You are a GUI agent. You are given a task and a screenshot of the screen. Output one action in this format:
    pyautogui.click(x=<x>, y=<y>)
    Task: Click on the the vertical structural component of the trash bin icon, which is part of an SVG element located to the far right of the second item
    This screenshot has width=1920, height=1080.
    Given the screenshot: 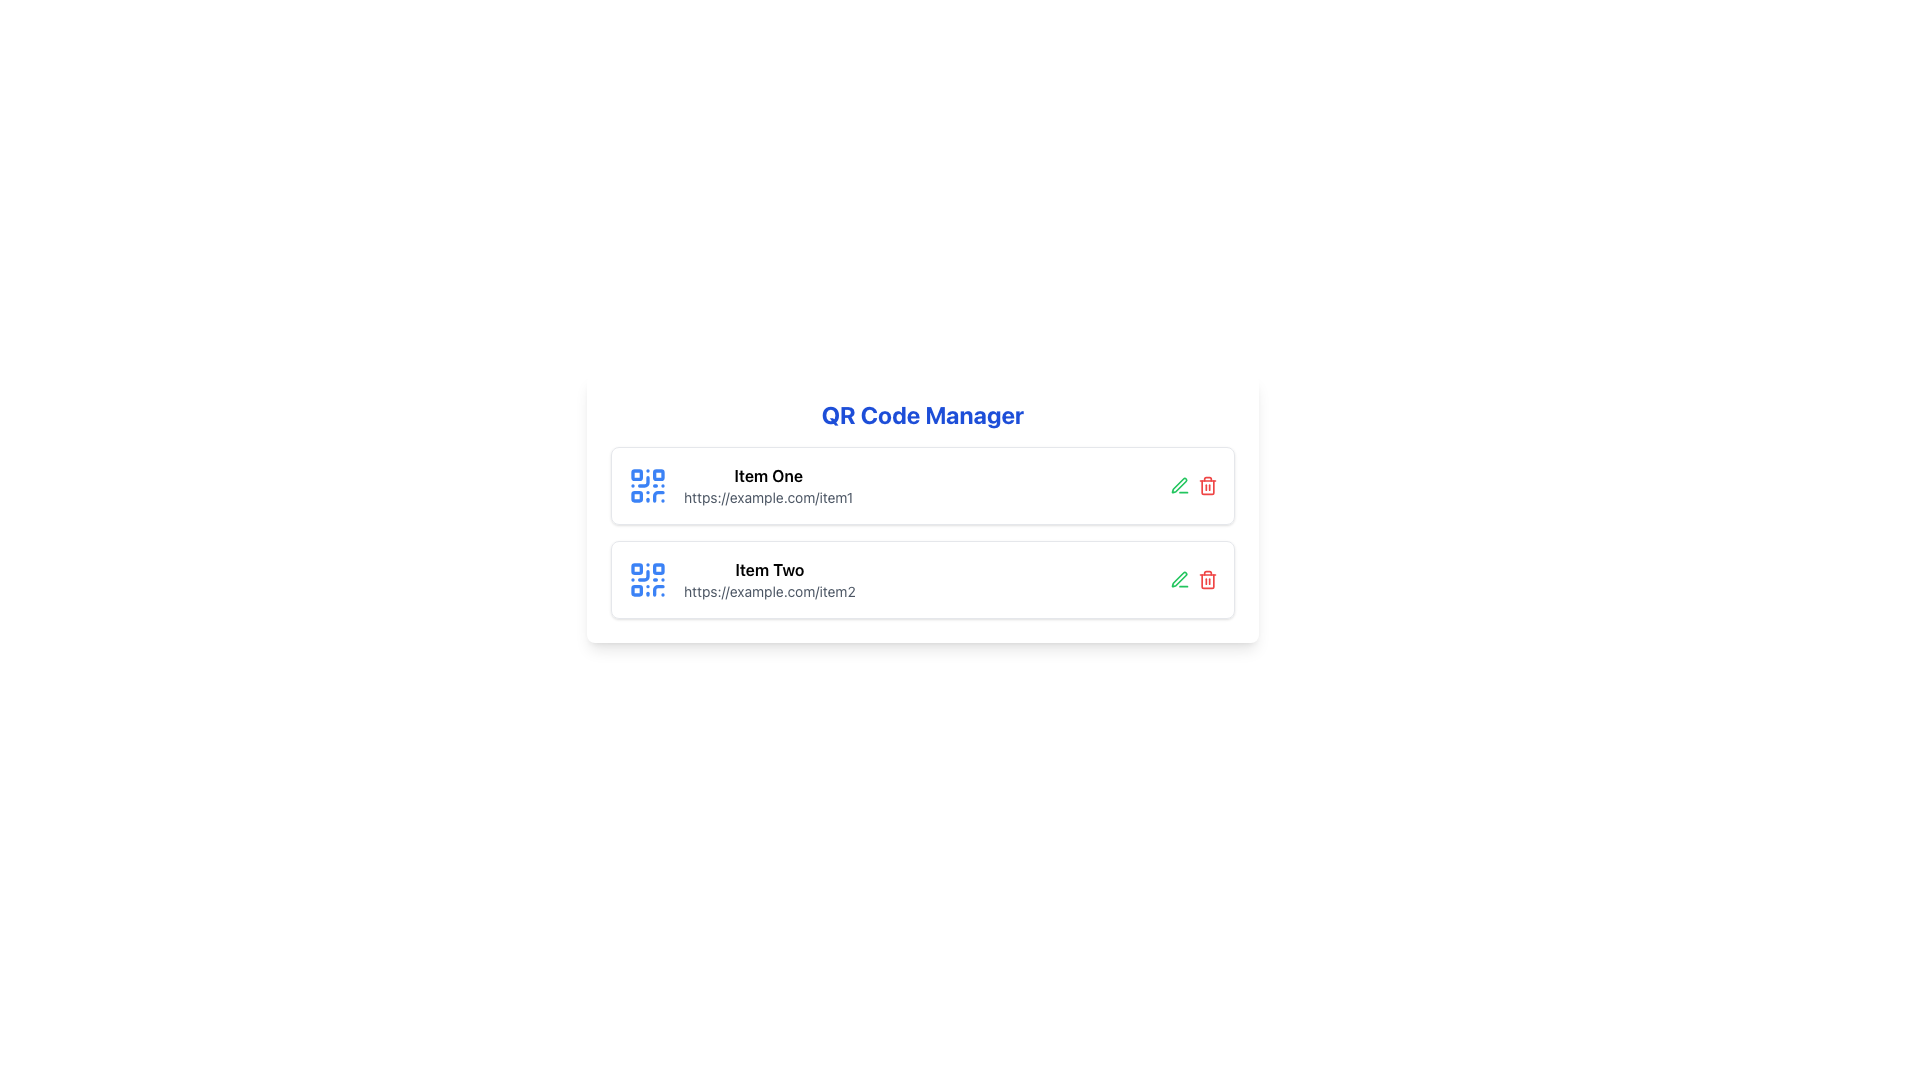 What is the action you would take?
    pyautogui.click(x=1207, y=581)
    